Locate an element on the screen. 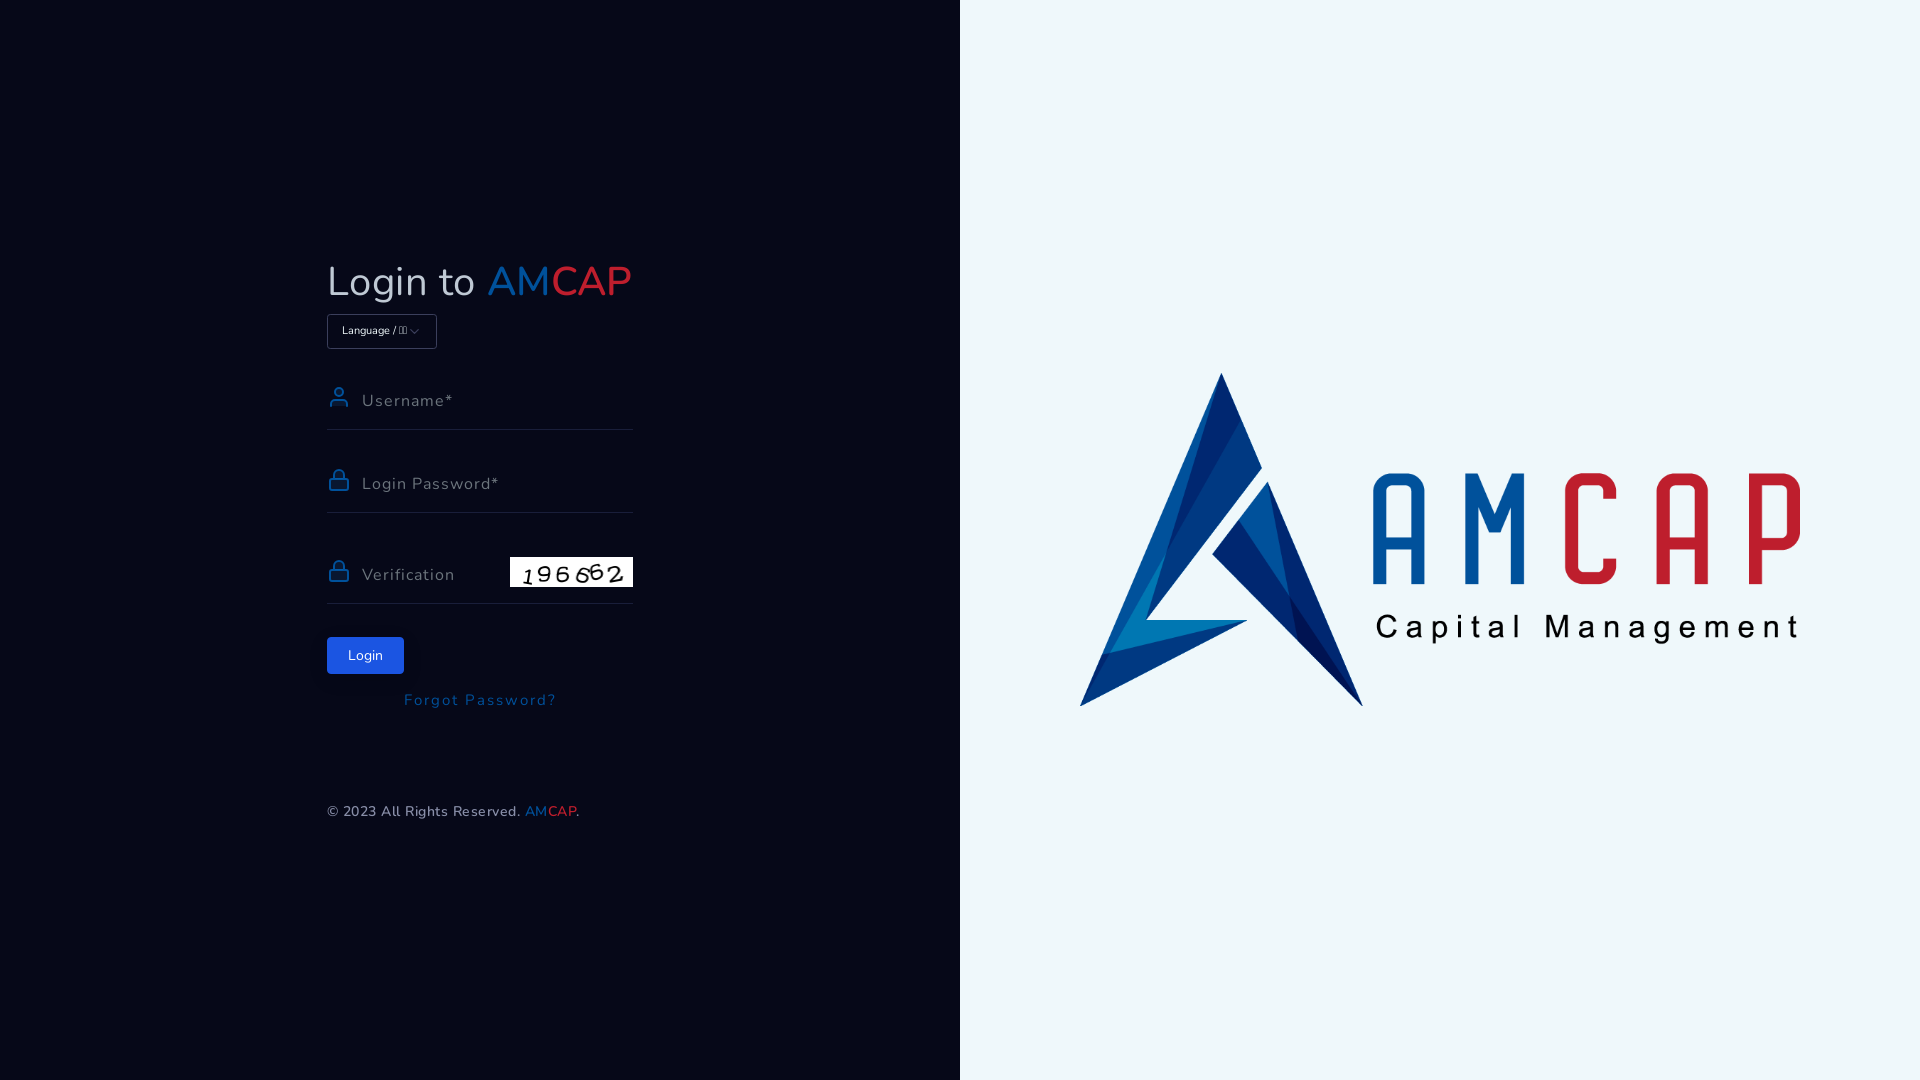 This screenshot has width=1920, height=1080. 'AMCAP' is located at coordinates (524, 811).